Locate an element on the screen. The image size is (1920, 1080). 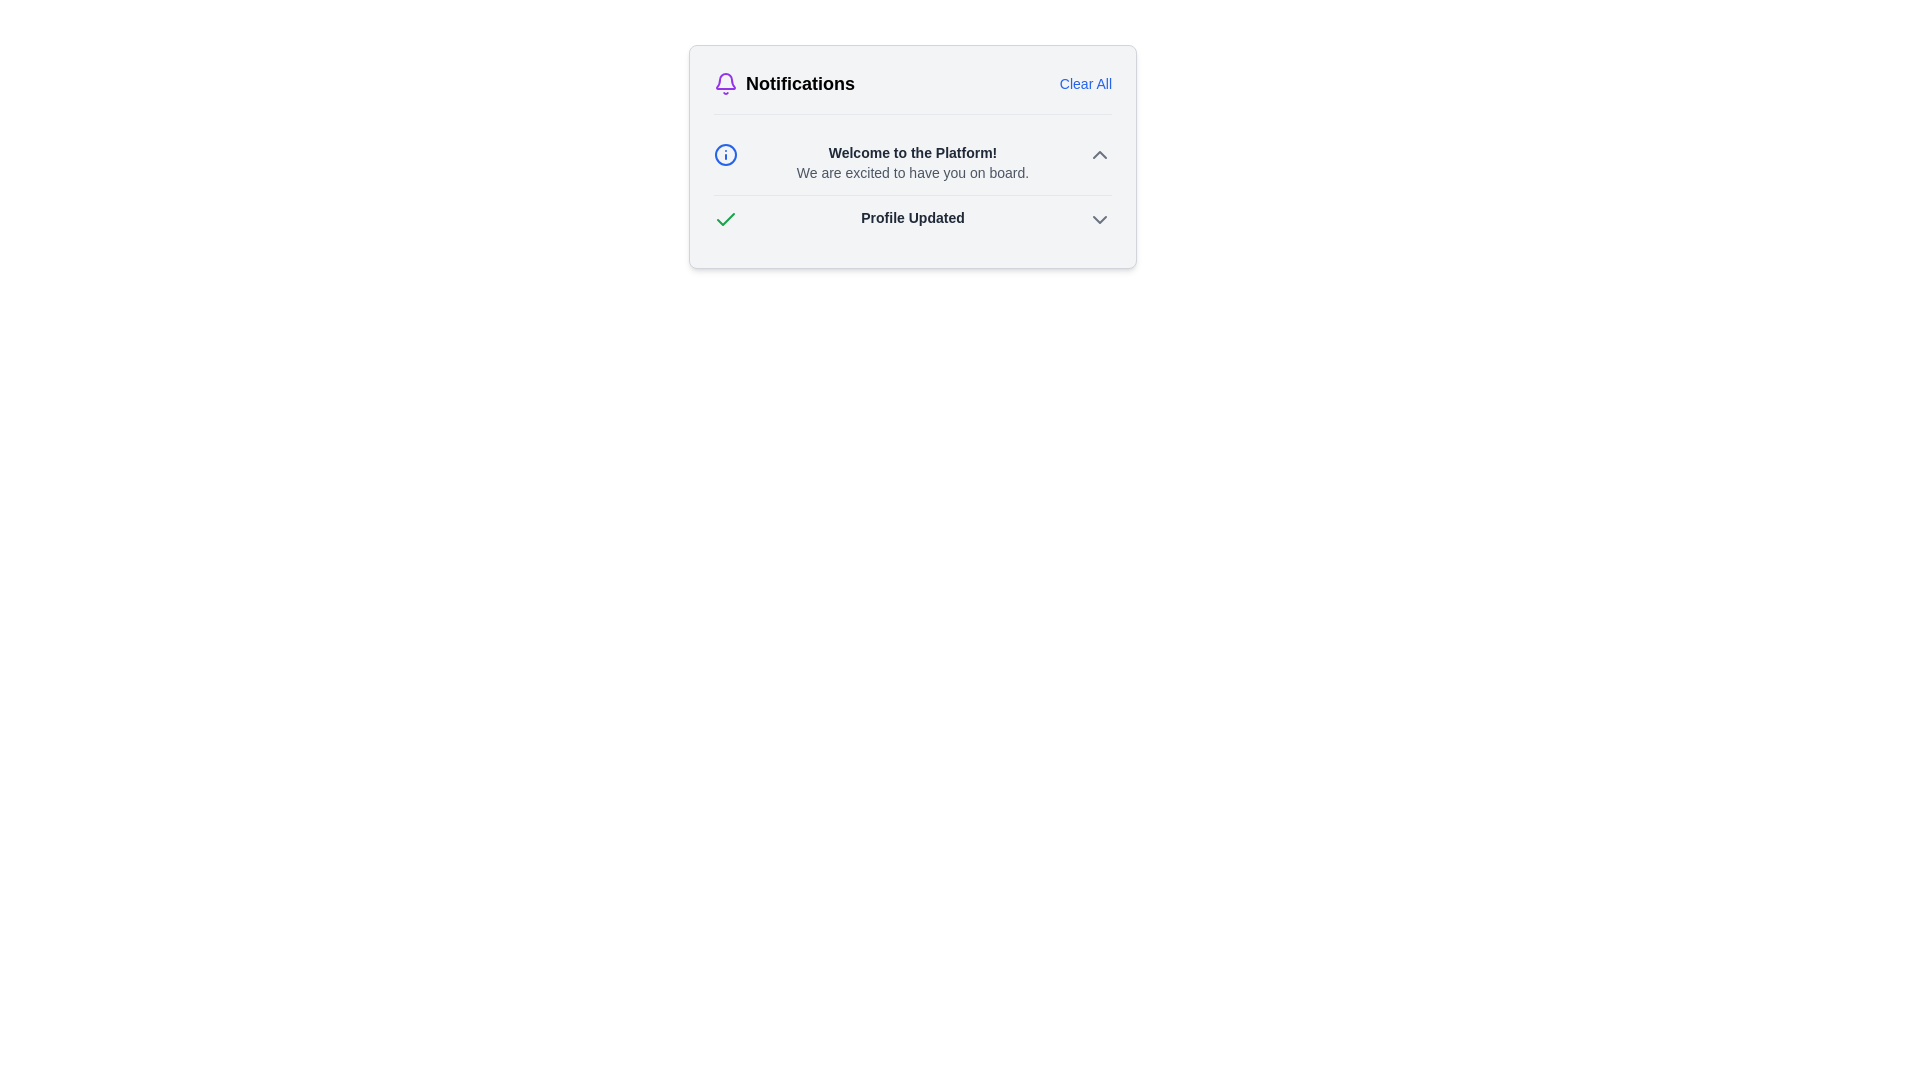
the Notification row with dropdown capability is located at coordinates (911, 219).